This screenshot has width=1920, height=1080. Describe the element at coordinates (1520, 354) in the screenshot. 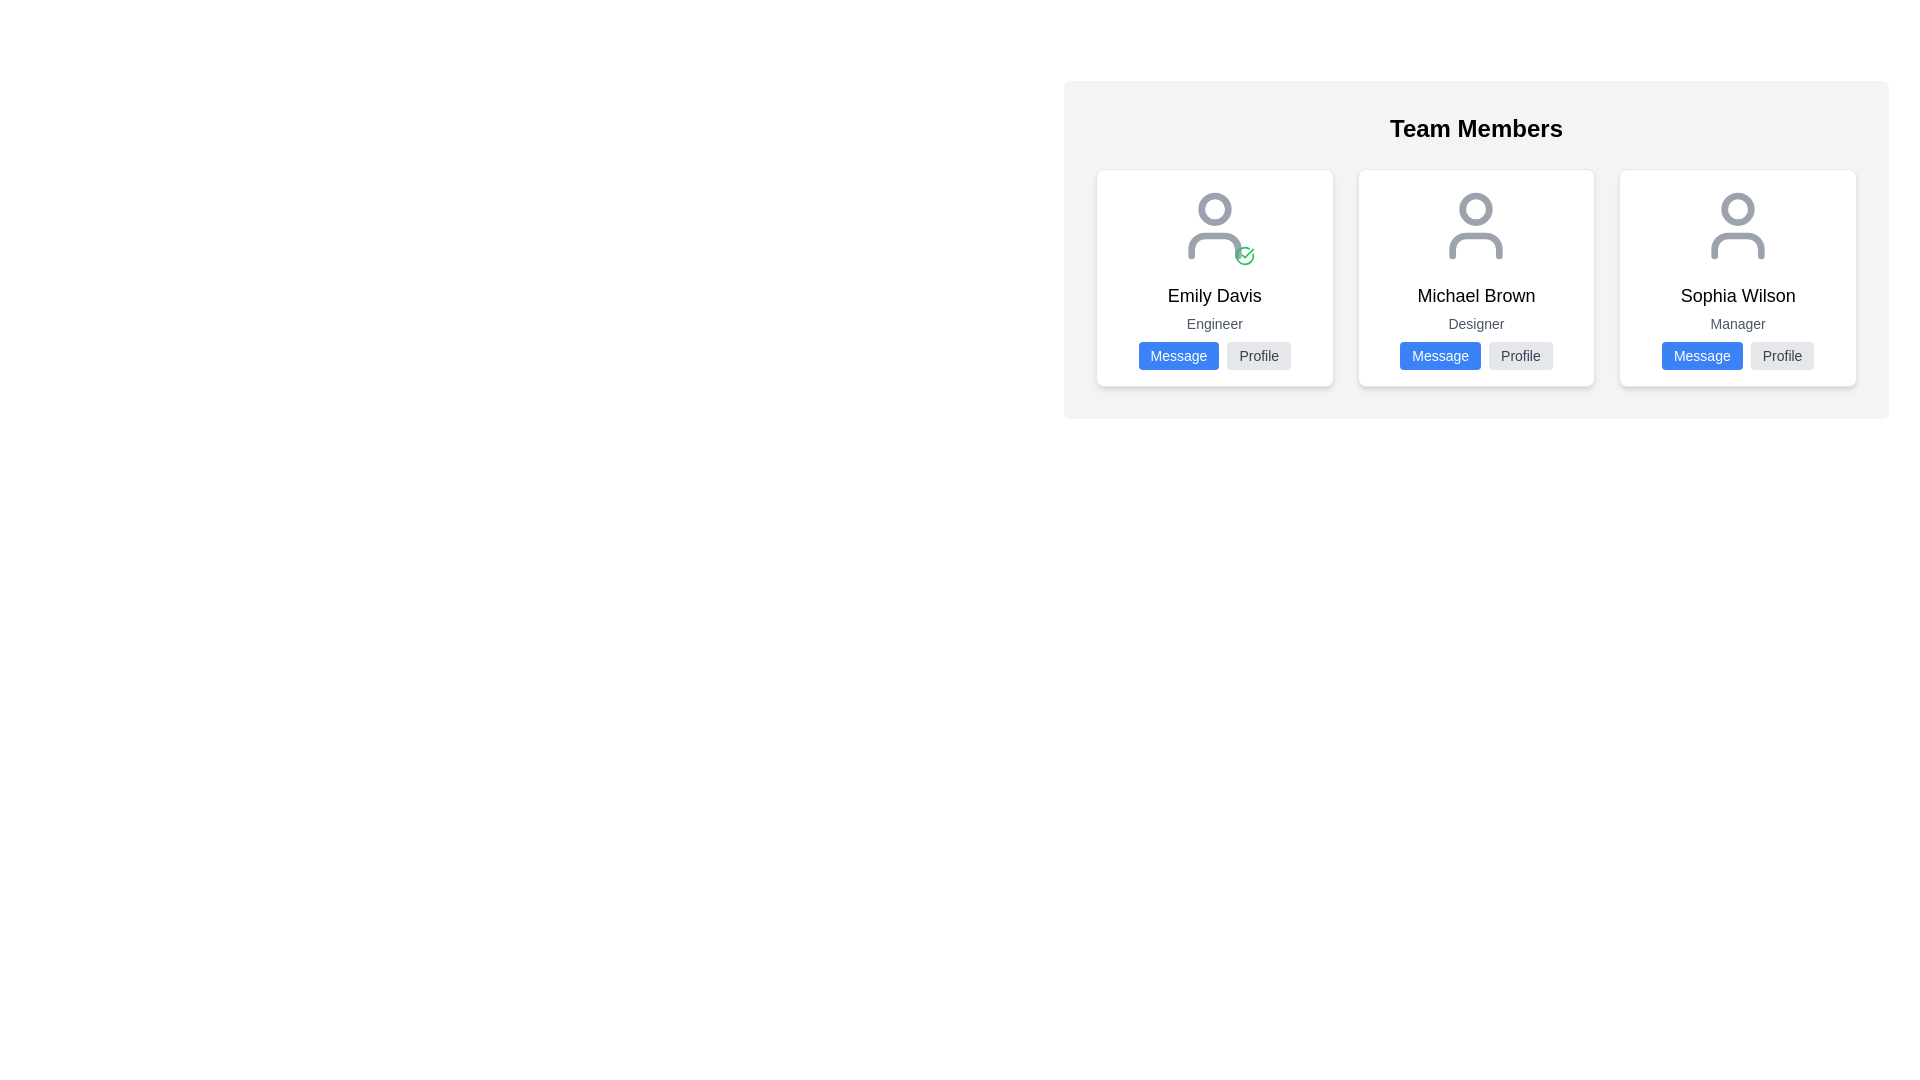

I see `the 'Profile' button with a light gray background and darker gray text, located at the bottom of a team member's card` at that location.